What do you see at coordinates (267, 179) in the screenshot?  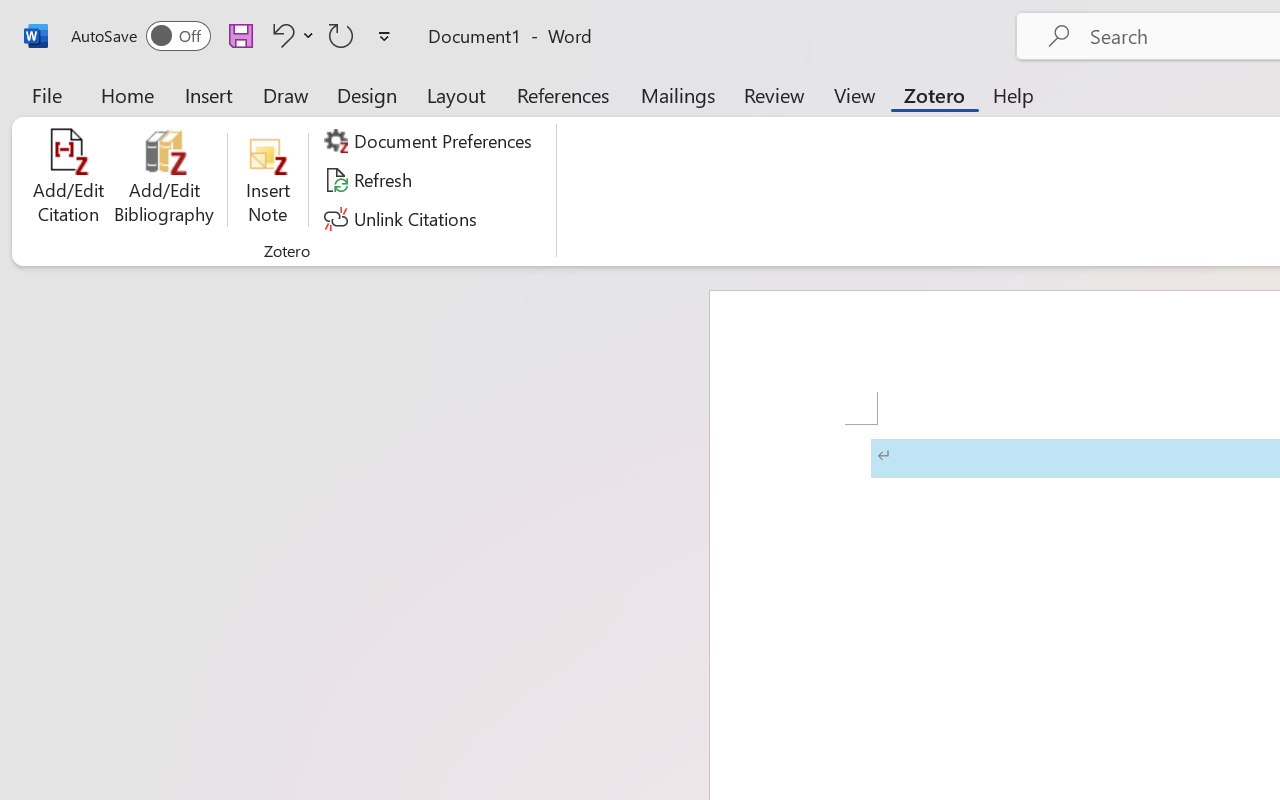 I see `'Insert Note'` at bounding box center [267, 179].